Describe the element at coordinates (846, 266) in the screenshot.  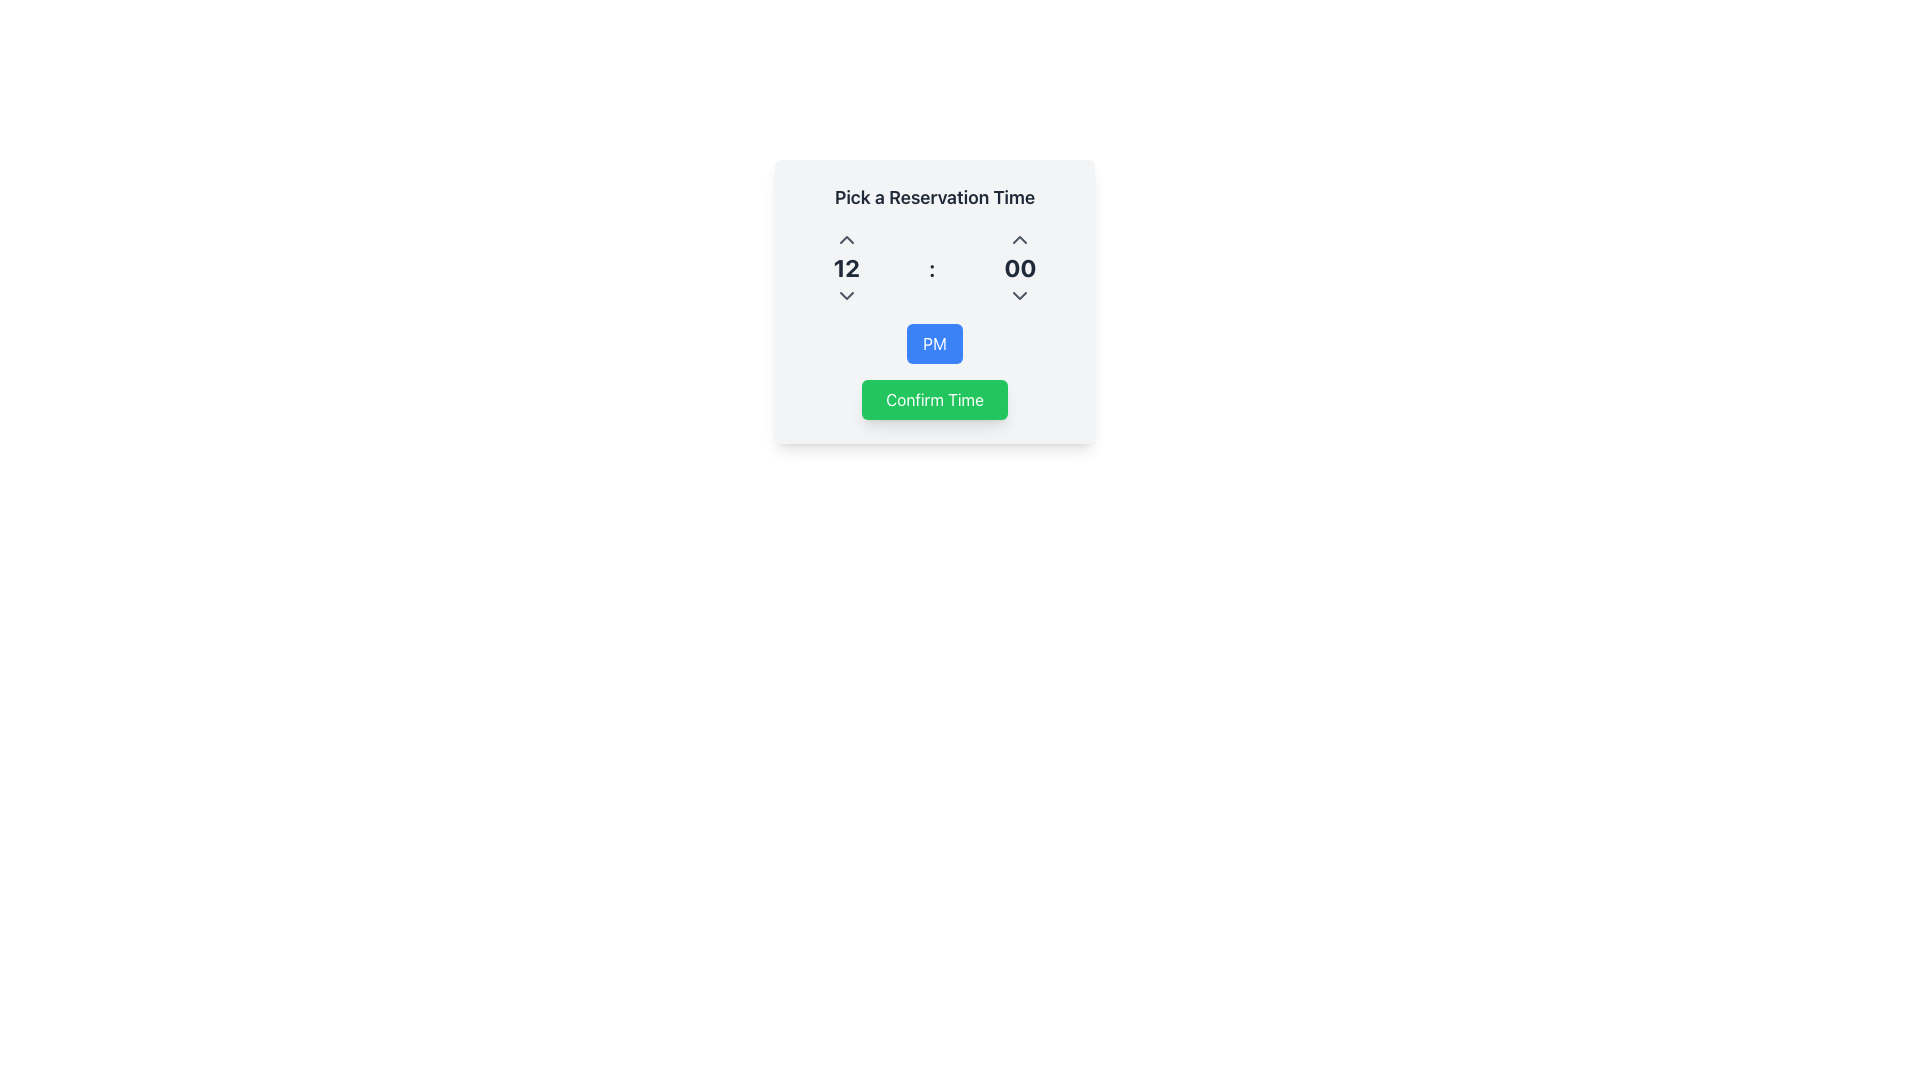
I see `the Time Picker Hour Display element, which displays '12' in bold gray text and is positioned between upward and downward arrow icons` at that location.